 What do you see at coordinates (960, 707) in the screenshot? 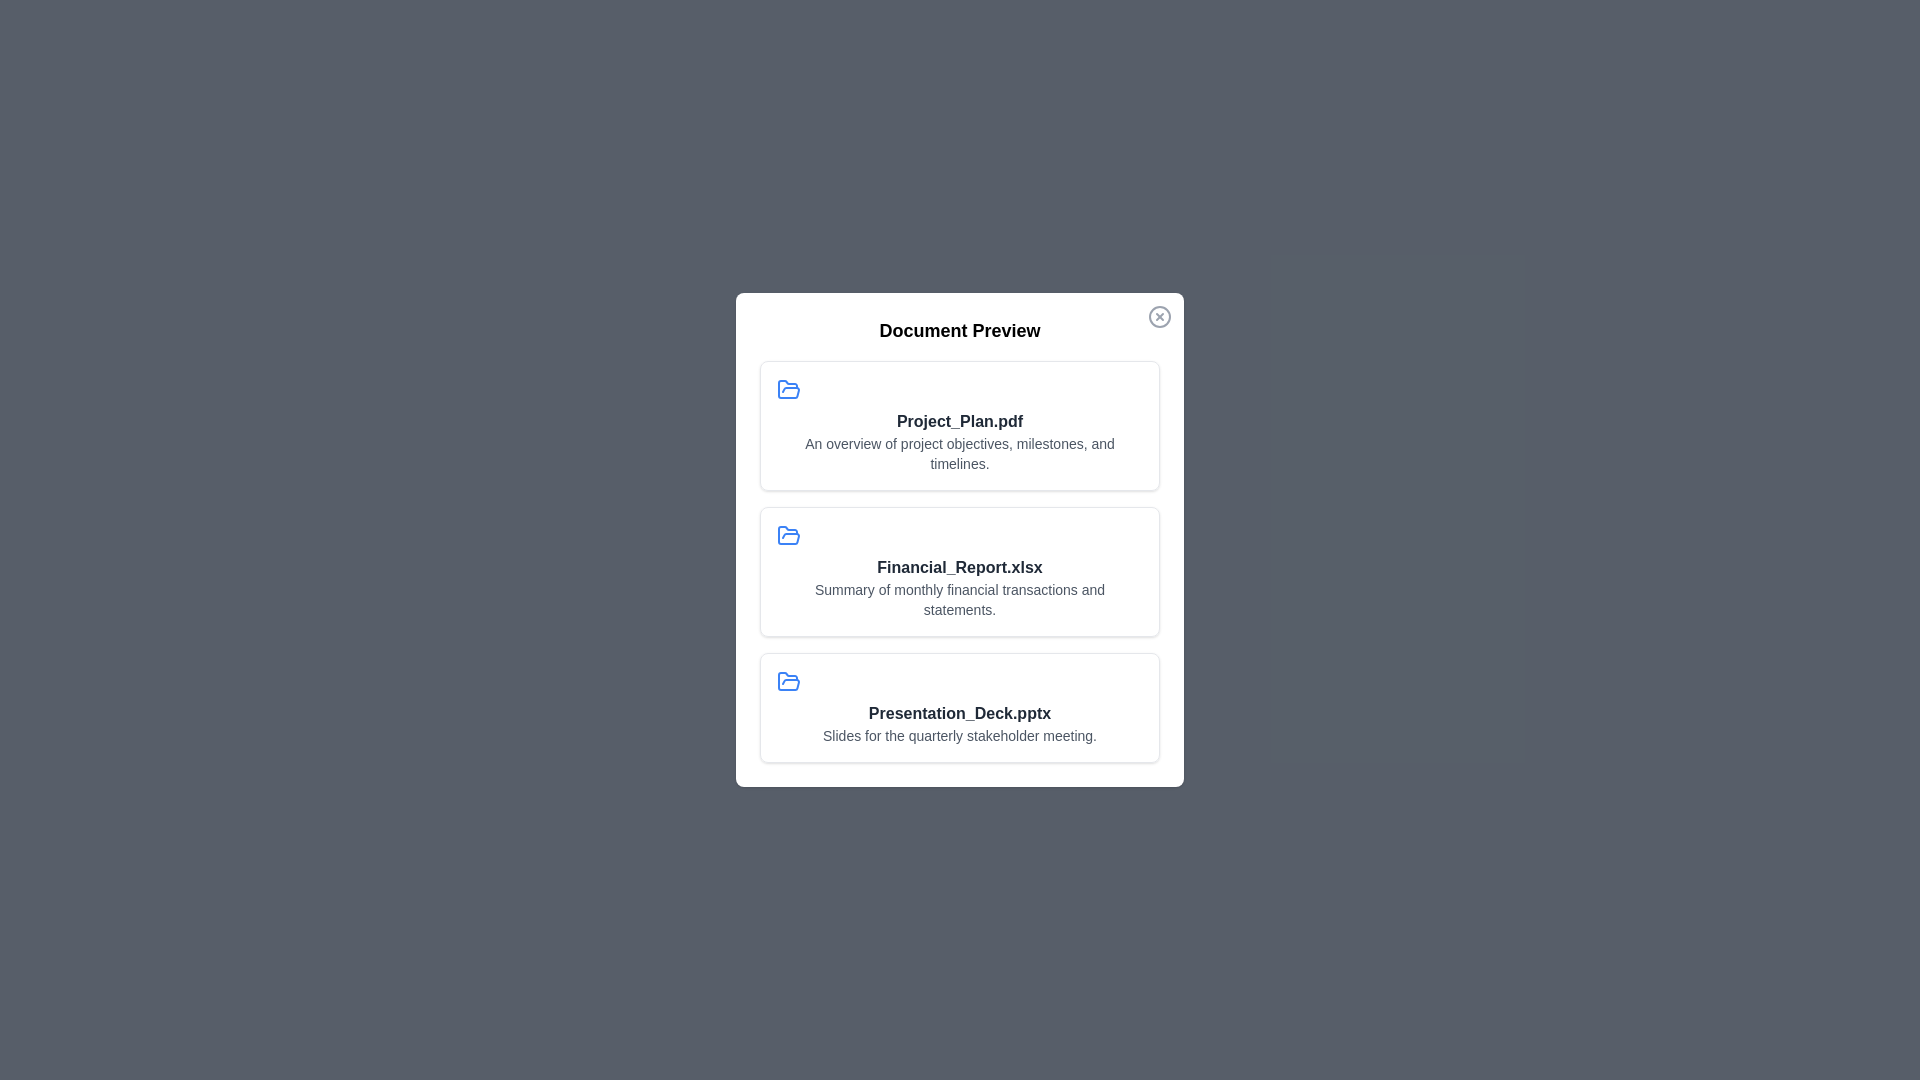
I see `the document titled Presentation_Deck.pptx to preview it` at bounding box center [960, 707].